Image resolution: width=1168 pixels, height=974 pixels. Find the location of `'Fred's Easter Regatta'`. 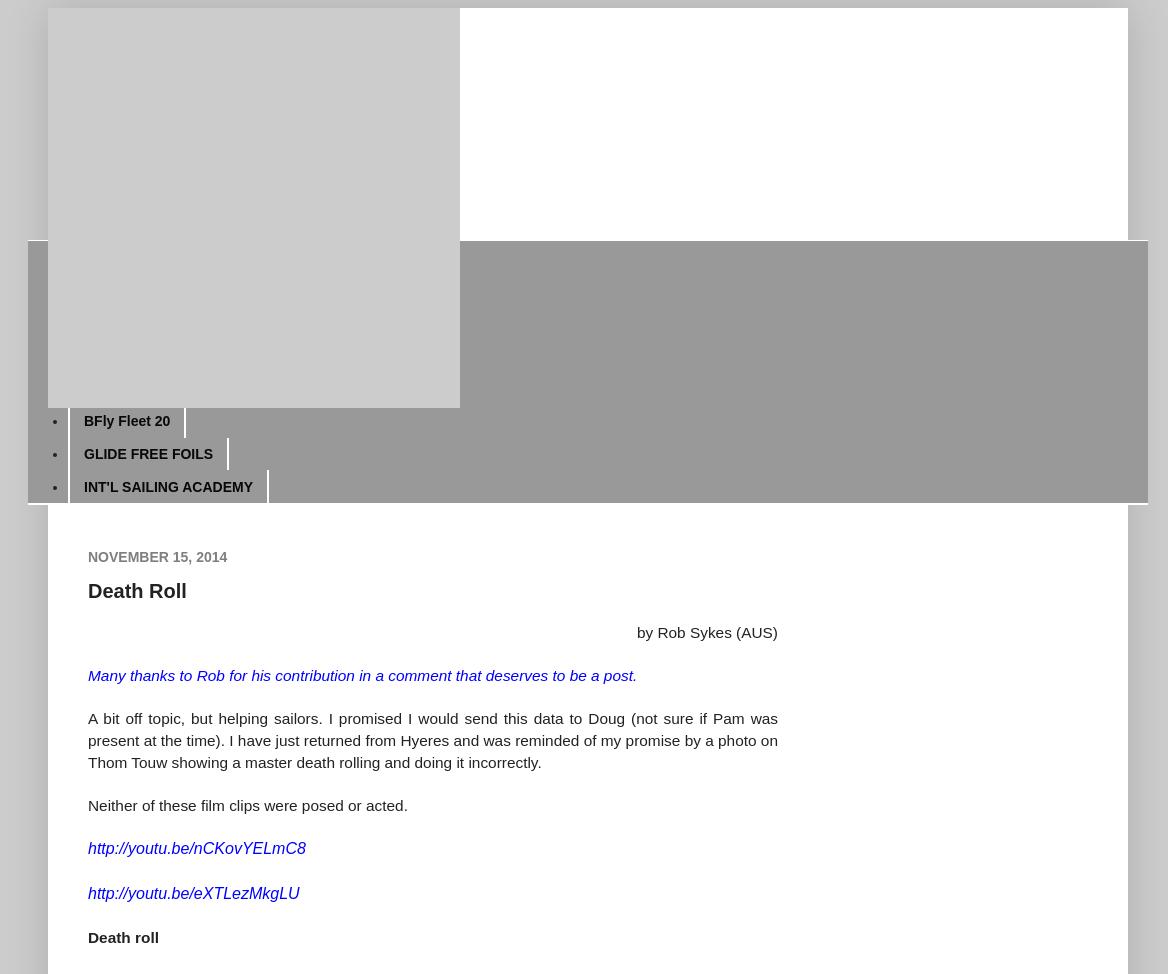

'Fred's Easter Regatta' is located at coordinates (155, 388).